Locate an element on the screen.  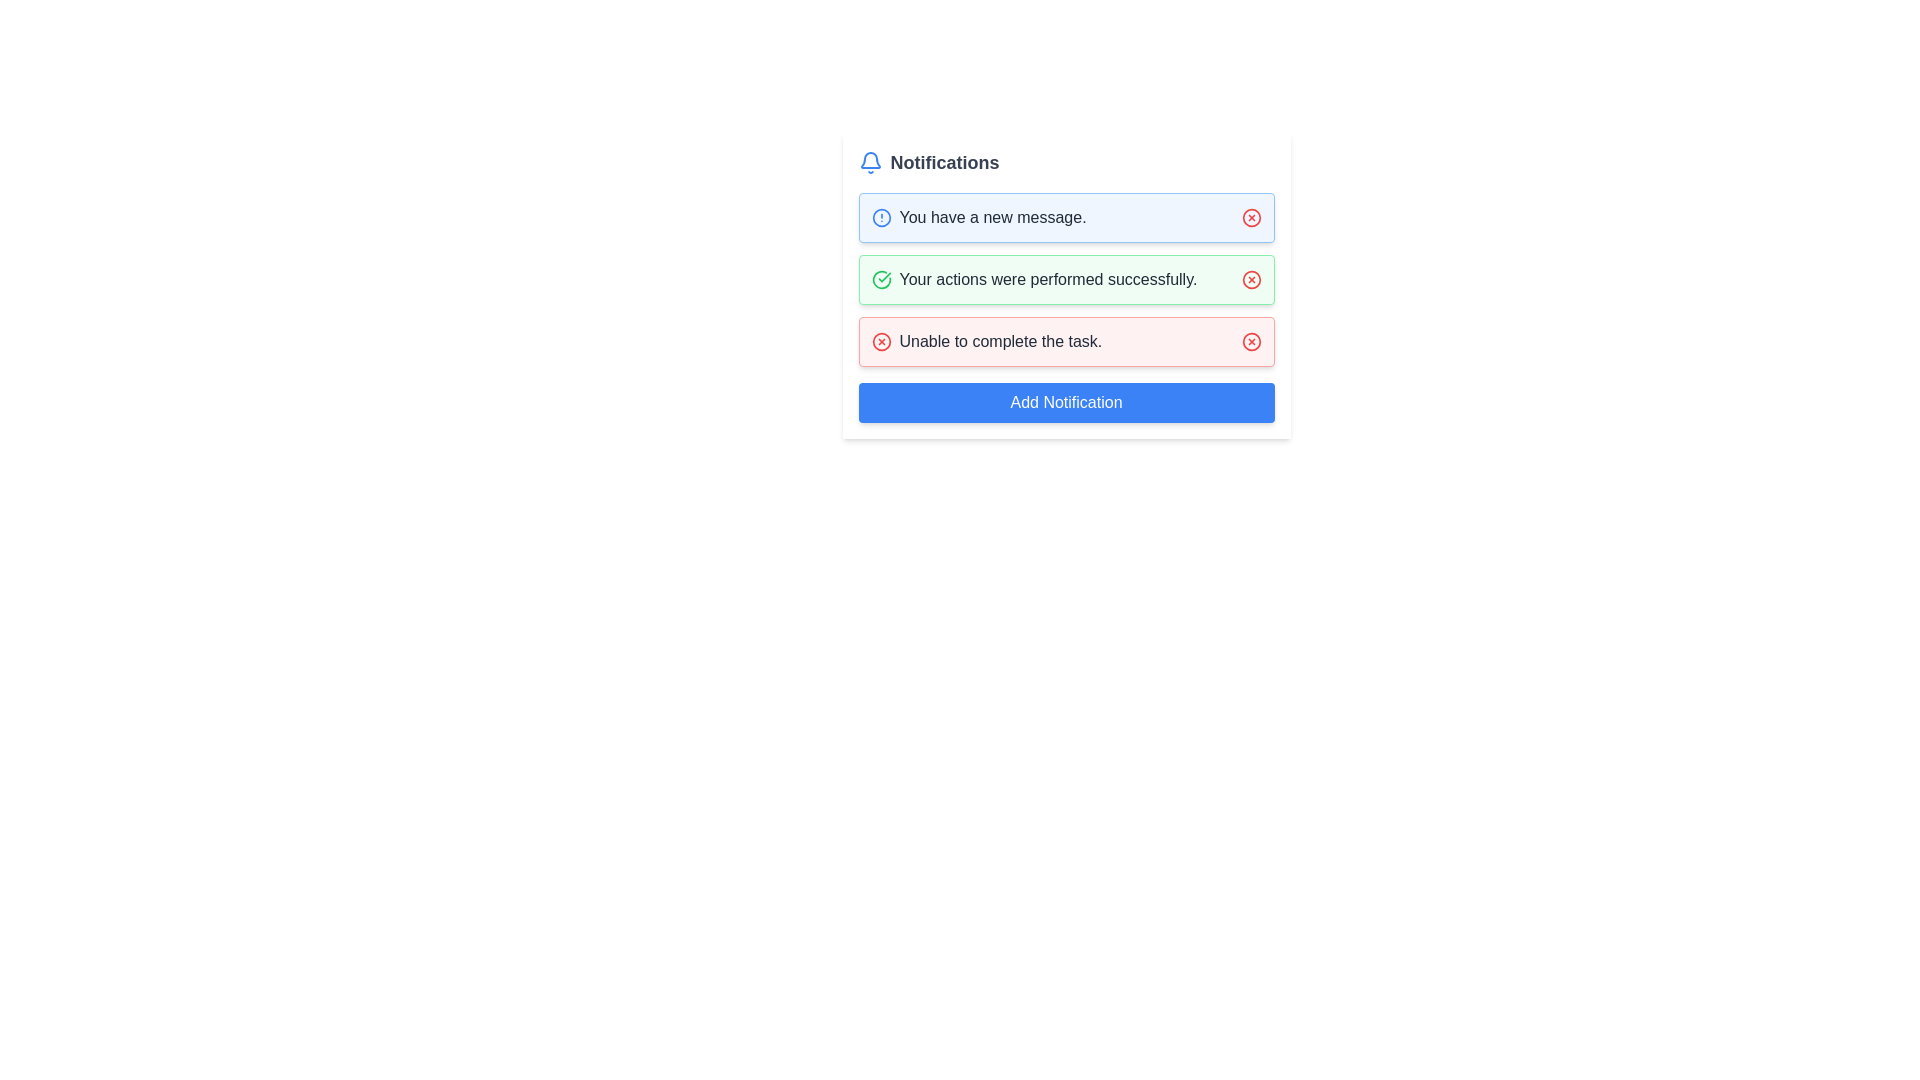
the bell icon with a light blue outline, located to the left of the 'Notifications' text label at the top of the notification box is located at coordinates (870, 161).